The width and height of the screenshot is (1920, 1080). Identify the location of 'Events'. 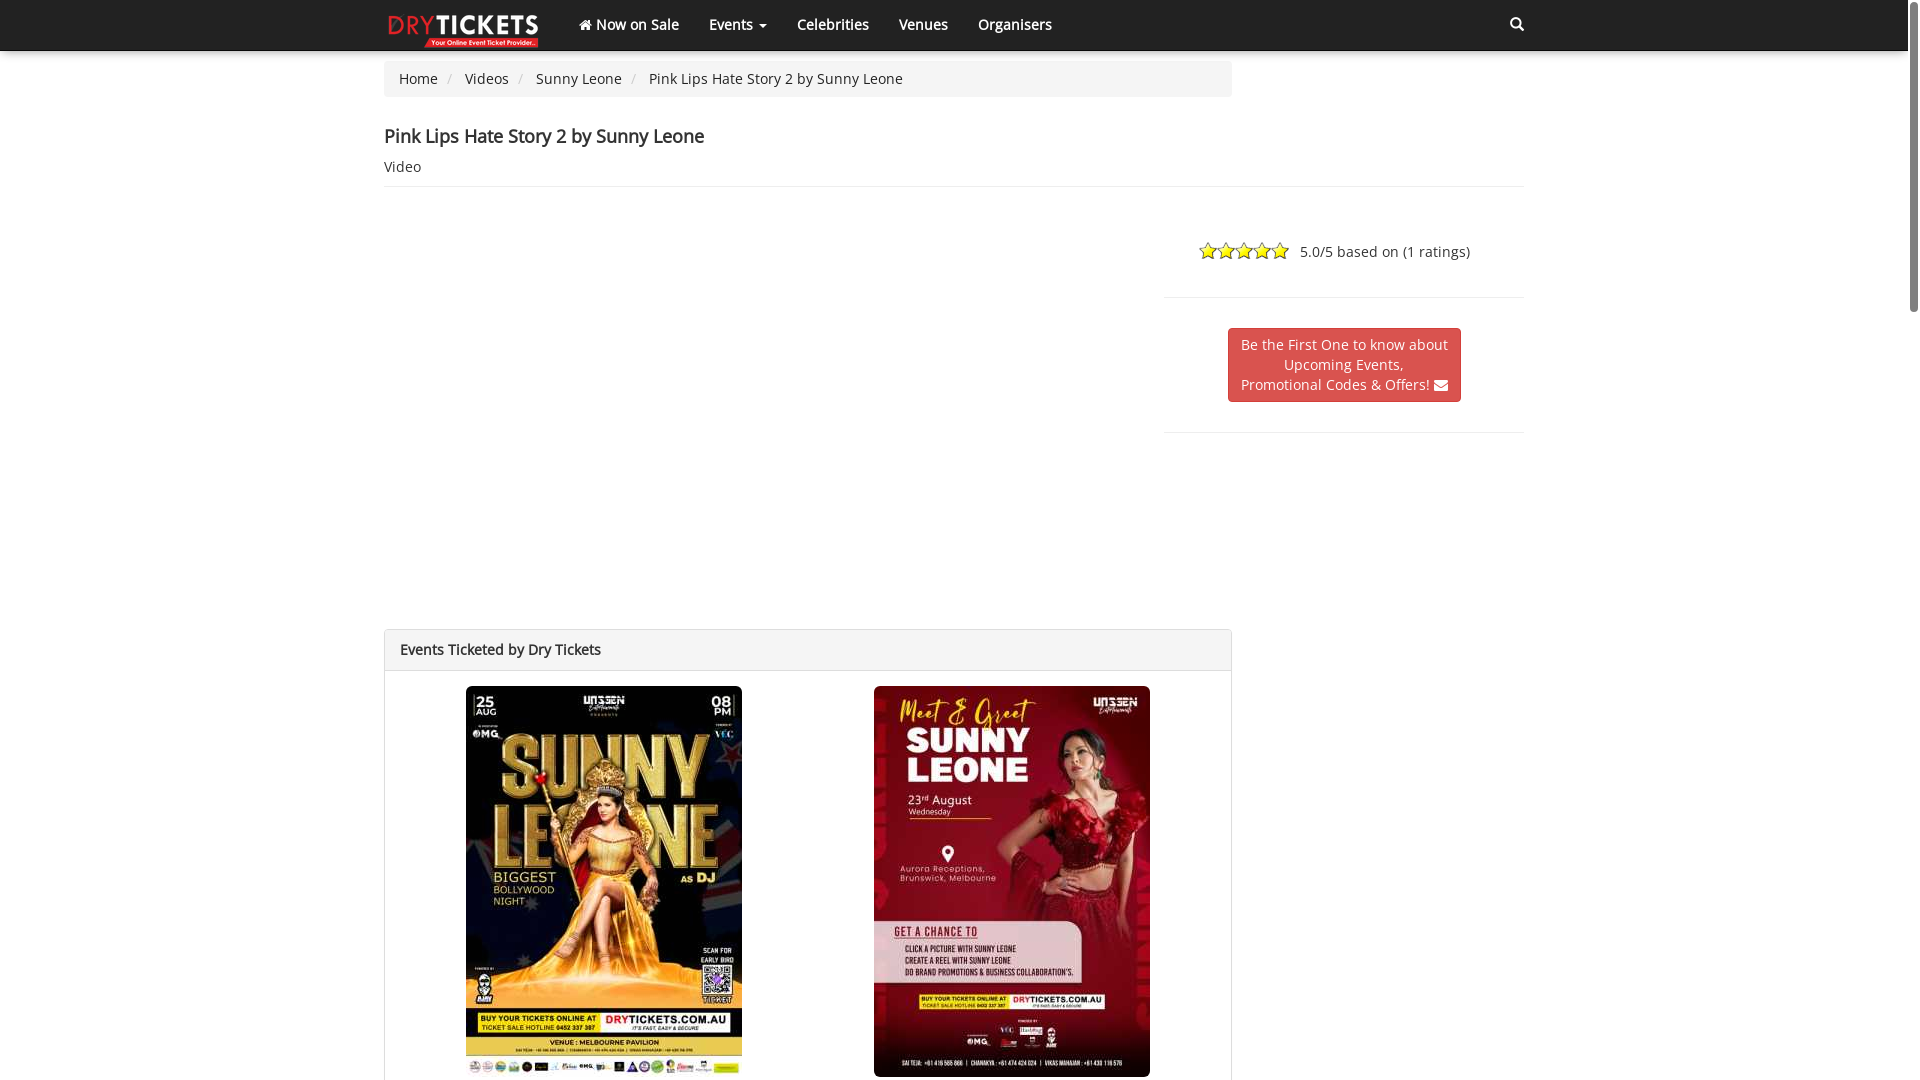
(737, 24).